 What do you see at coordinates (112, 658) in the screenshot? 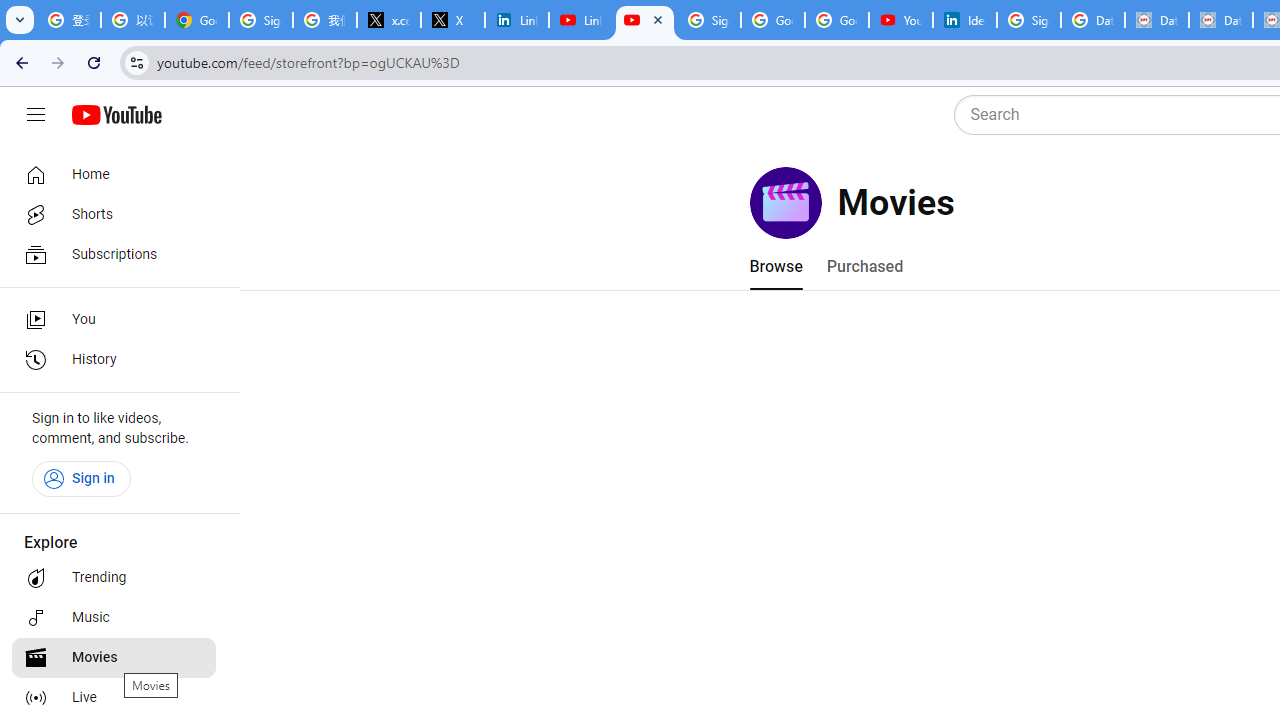
I see `'Movies'` at bounding box center [112, 658].